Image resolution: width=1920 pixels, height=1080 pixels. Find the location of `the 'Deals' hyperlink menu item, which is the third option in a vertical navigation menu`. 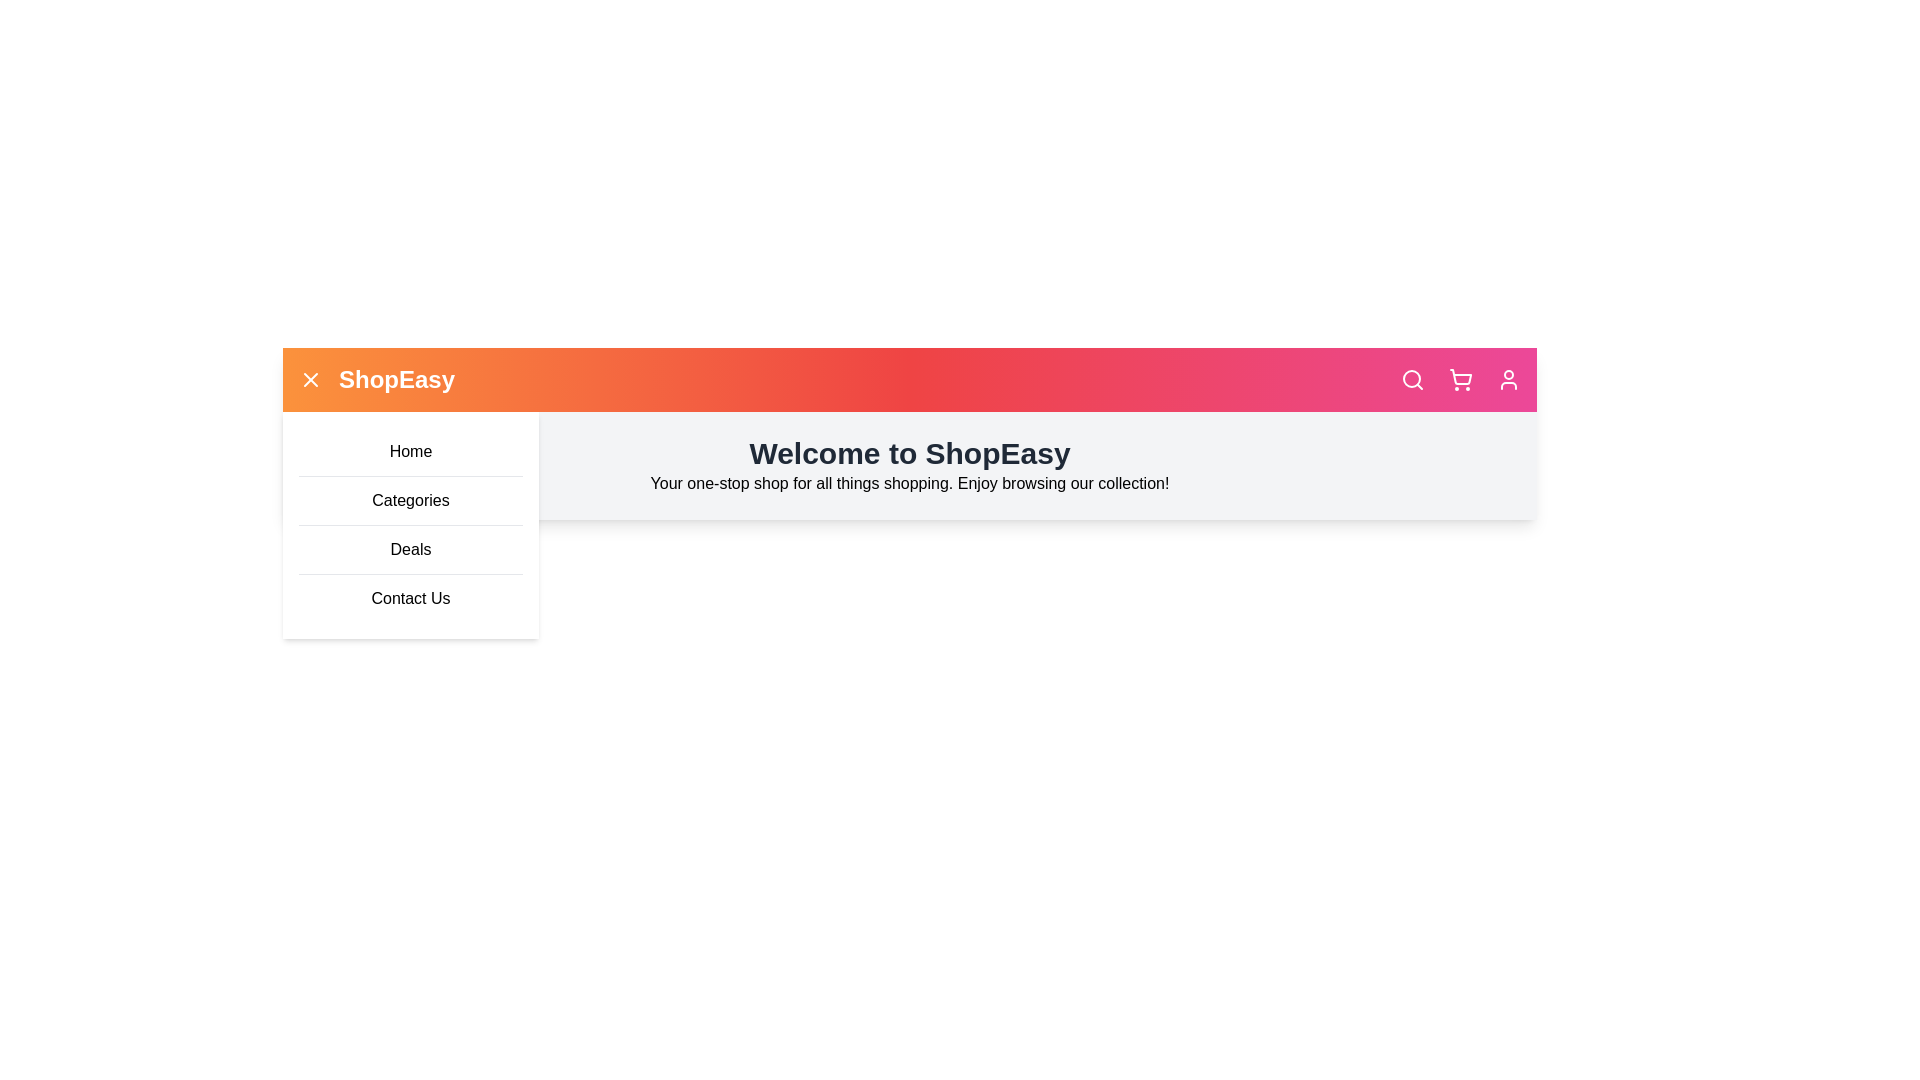

the 'Deals' hyperlink menu item, which is the third option in a vertical navigation menu is located at coordinates (410, 548).